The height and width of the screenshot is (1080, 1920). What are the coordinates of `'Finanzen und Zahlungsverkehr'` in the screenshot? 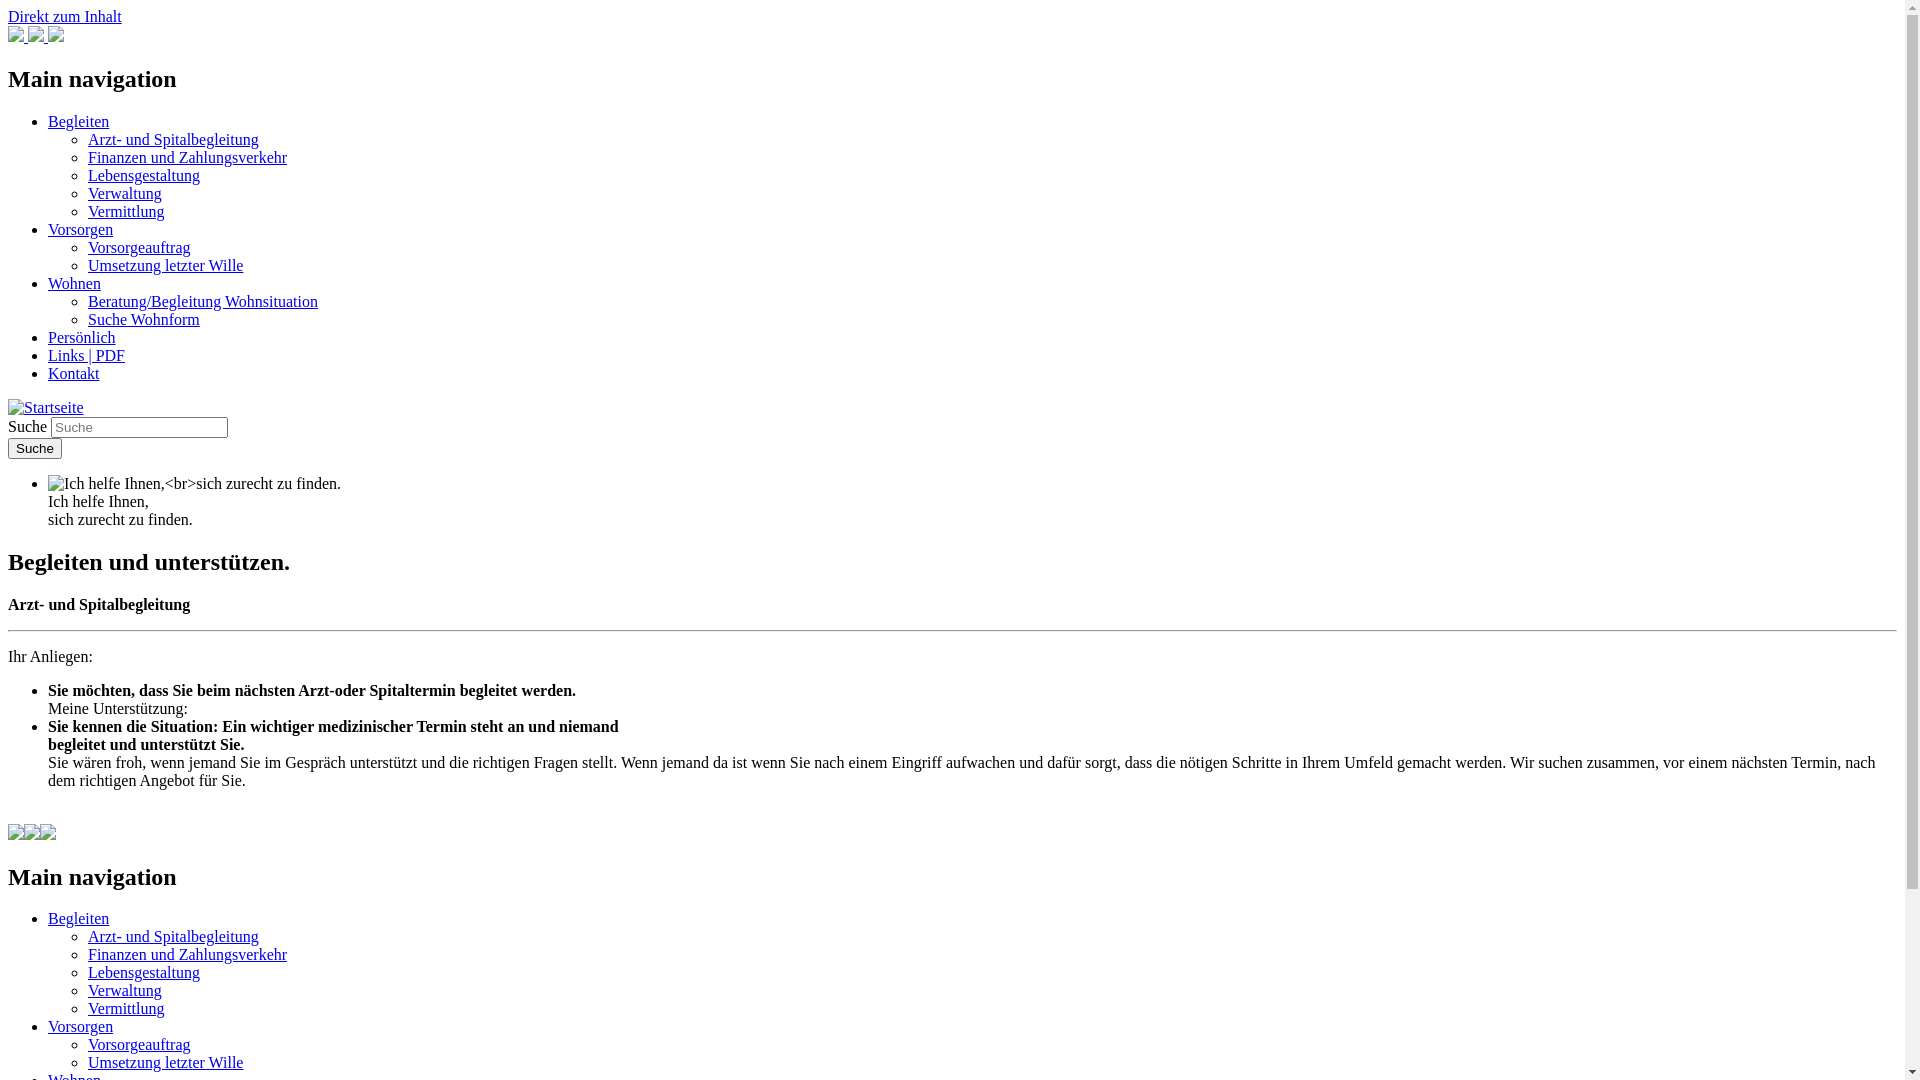 It's located at (187, 156).